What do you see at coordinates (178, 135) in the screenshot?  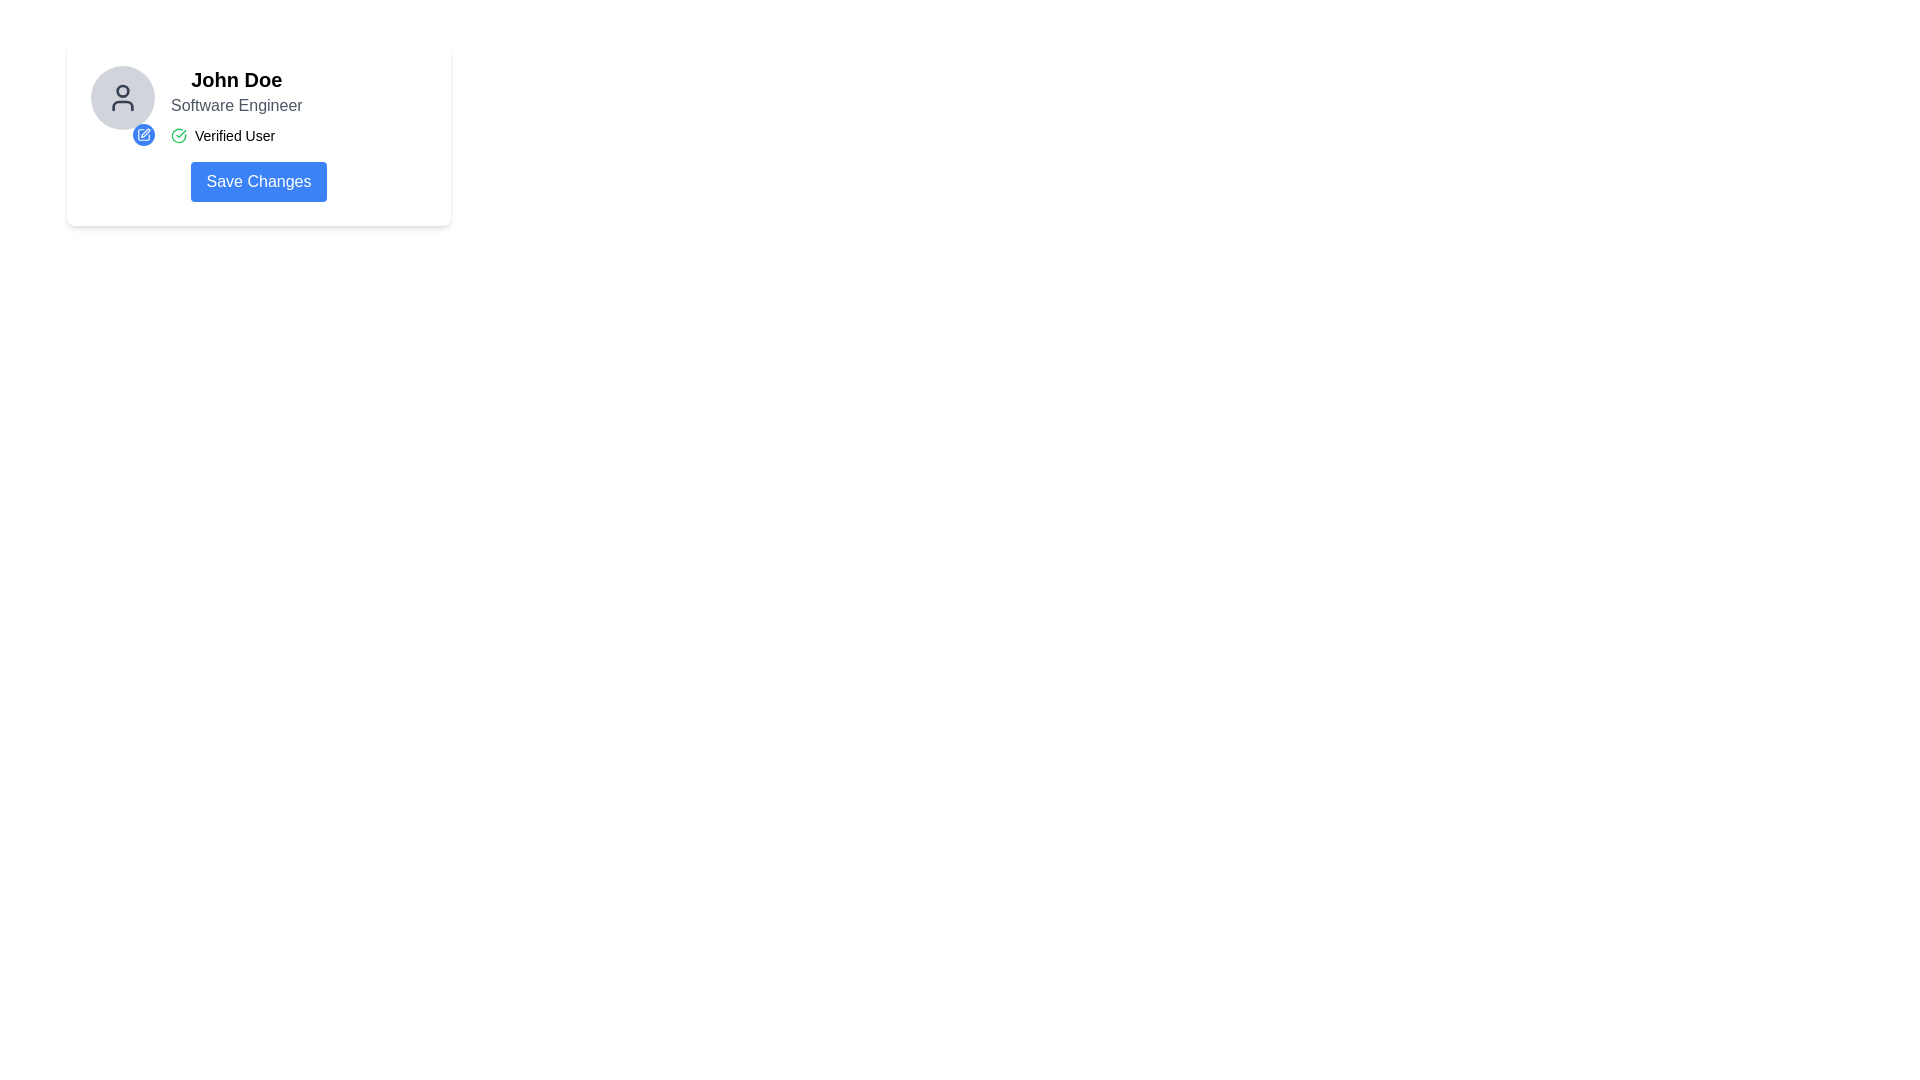 I see `the Decorative status indicator icon located to the right of the user avatar and above the text 'John Doe' and 'Software Engineer'` at bounding box center [178, 135].